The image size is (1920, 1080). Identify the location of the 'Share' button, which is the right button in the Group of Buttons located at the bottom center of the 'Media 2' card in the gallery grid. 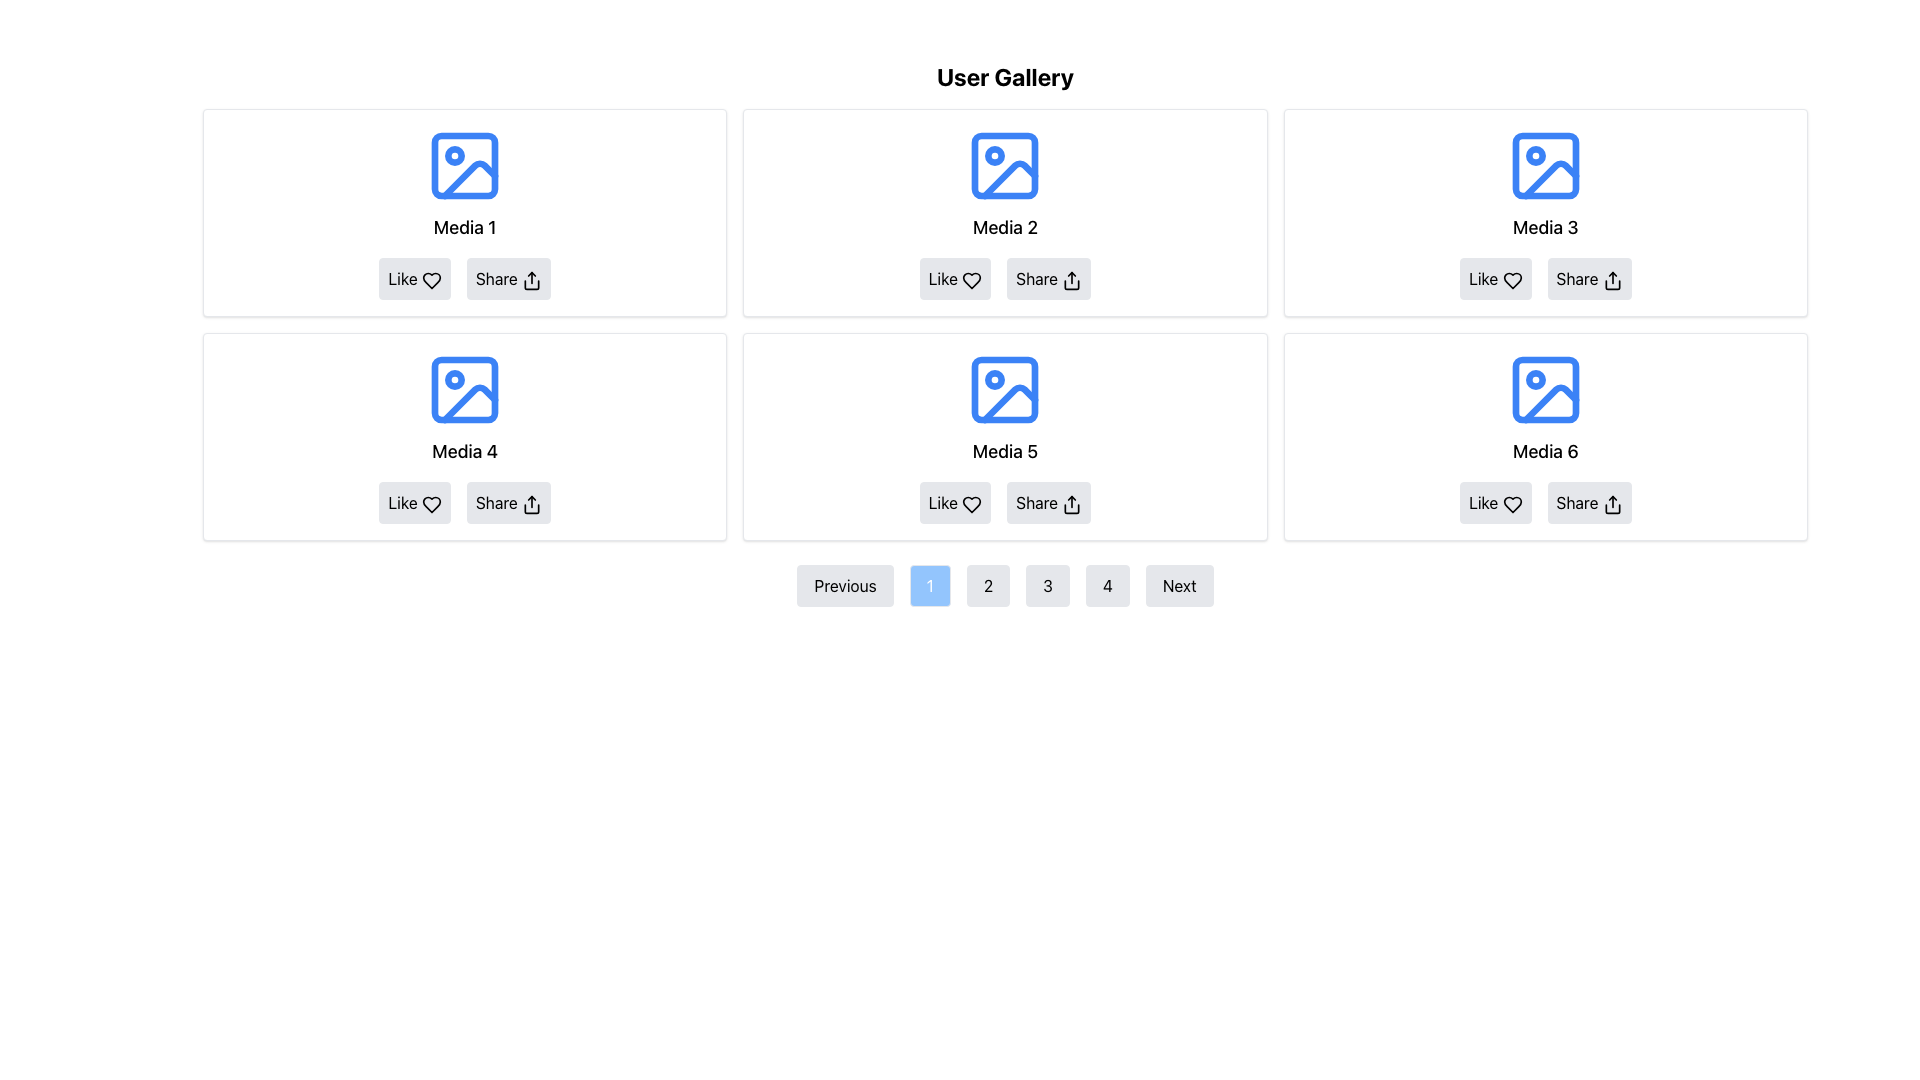
(1005, 278).